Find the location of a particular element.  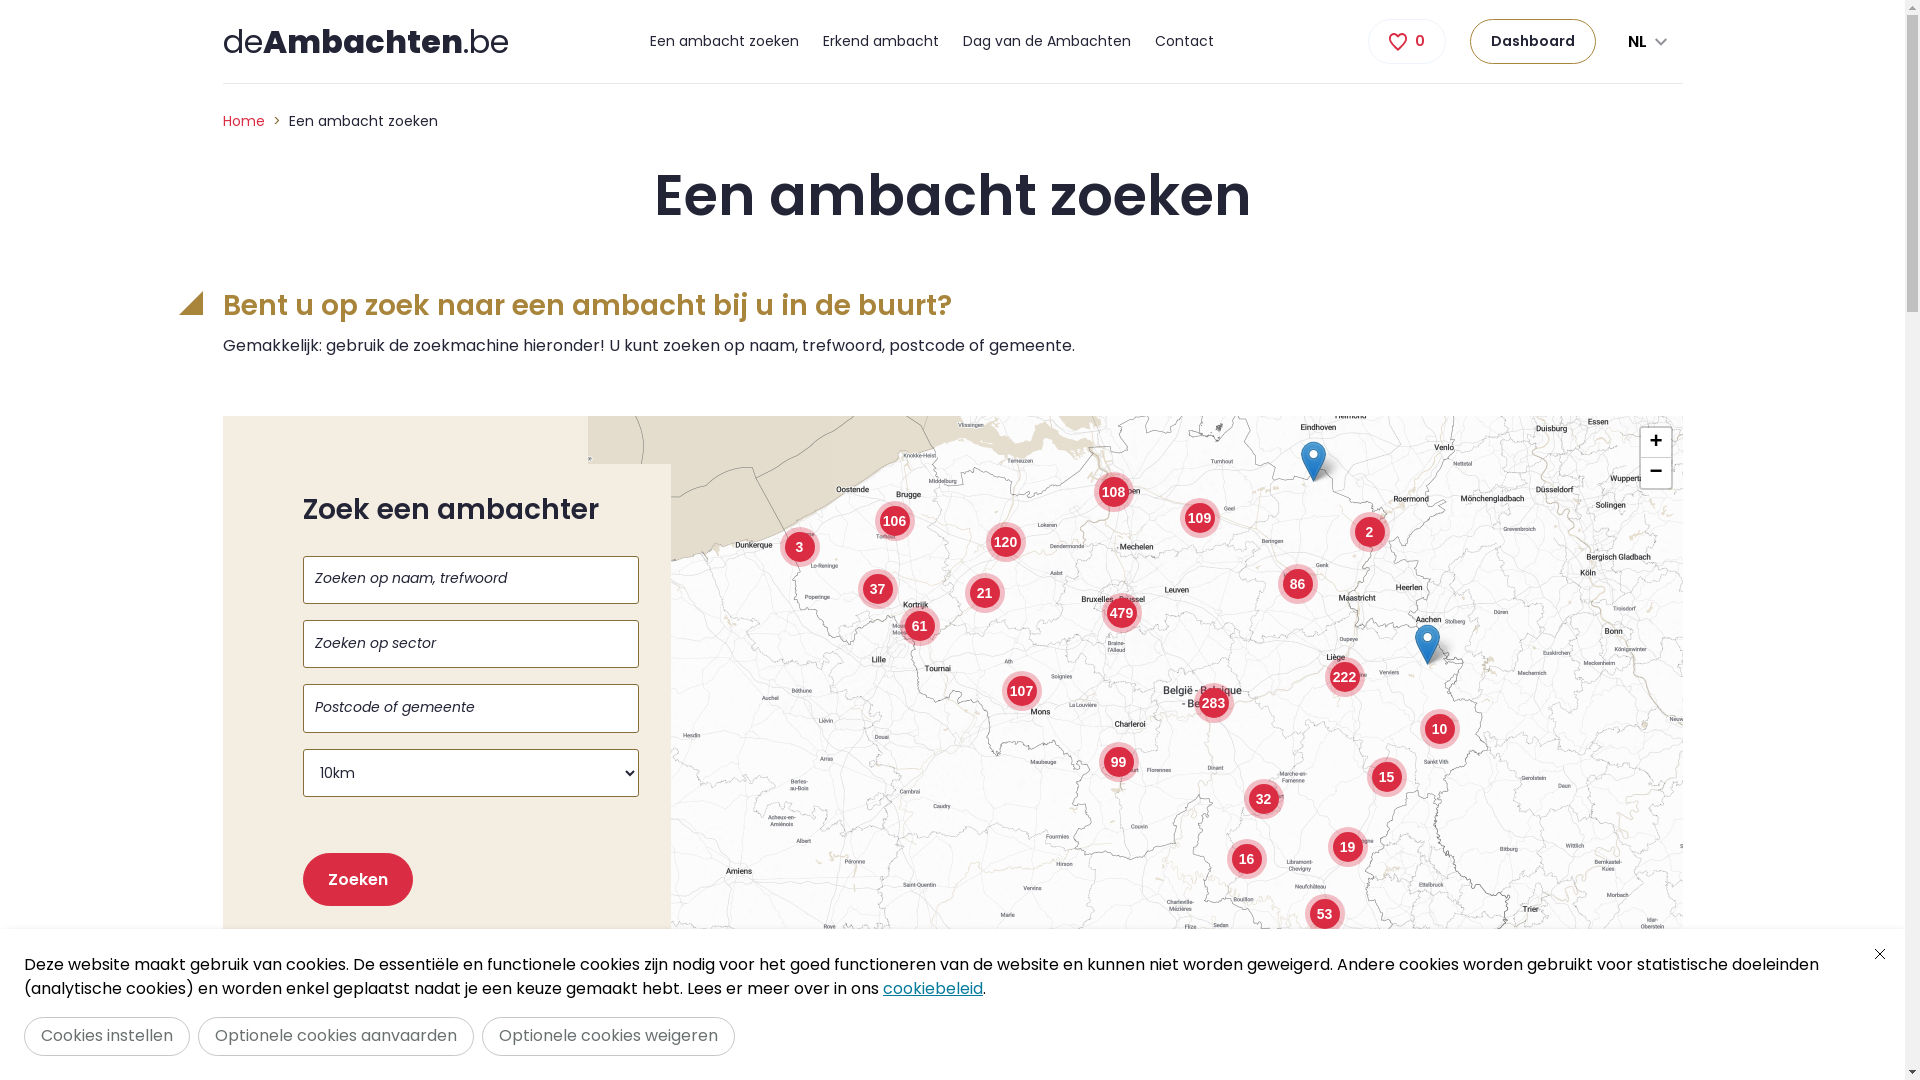

'Dashboard' is located at coordinates (1531, 41).